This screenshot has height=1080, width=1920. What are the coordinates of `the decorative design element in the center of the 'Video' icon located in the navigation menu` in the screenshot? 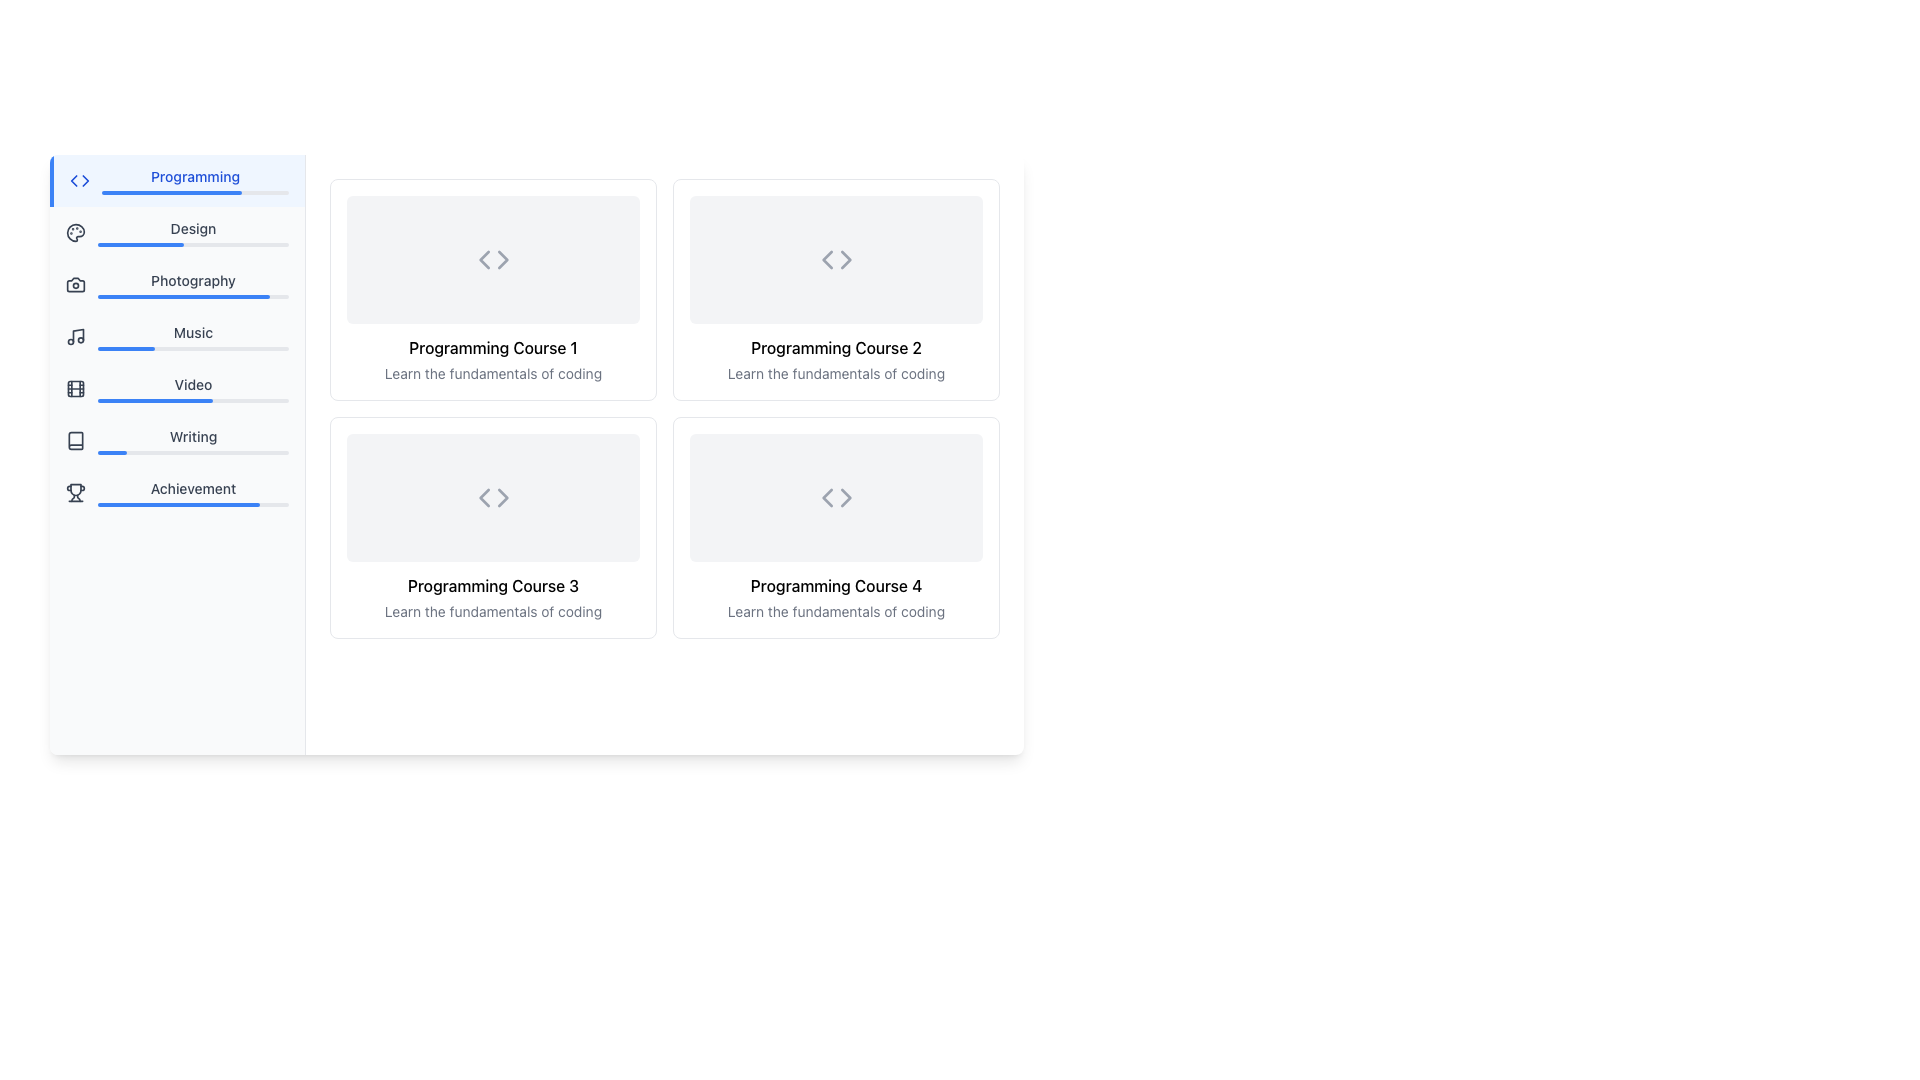 It's located at (76, 389).